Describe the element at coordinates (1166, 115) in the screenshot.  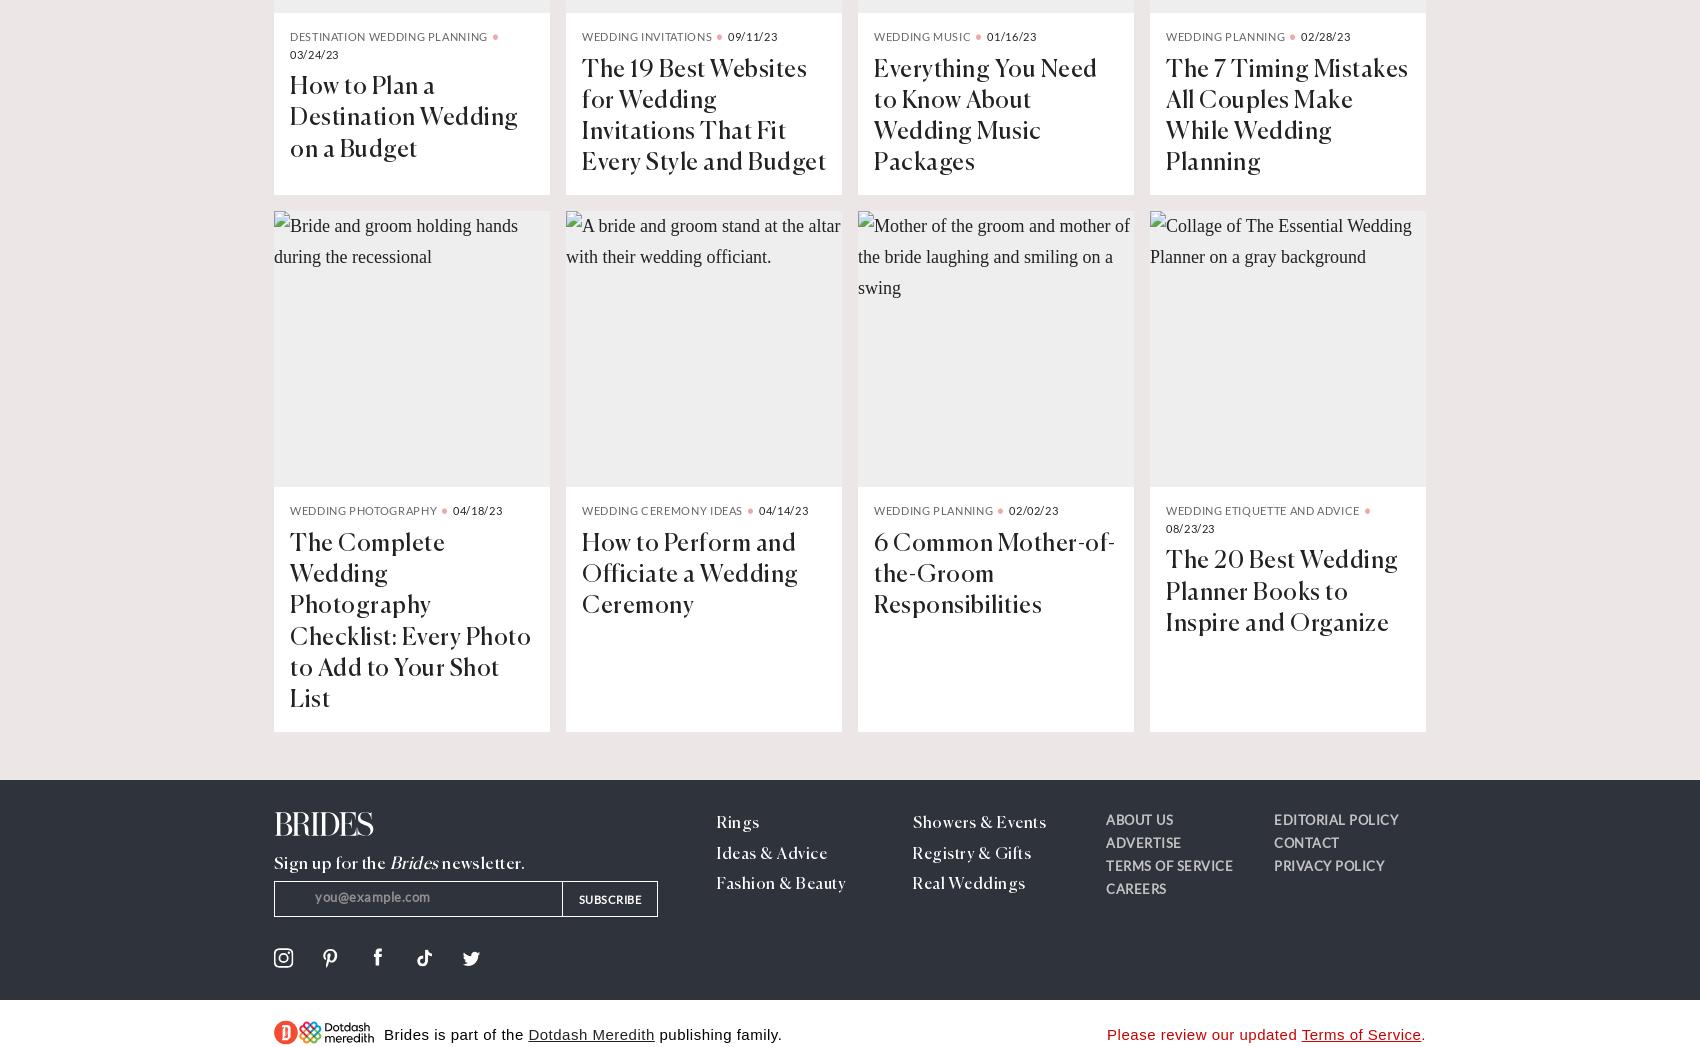
I see `'The 7 Timing Mistakes All Couples Make While Wedding Planning'` at that location.